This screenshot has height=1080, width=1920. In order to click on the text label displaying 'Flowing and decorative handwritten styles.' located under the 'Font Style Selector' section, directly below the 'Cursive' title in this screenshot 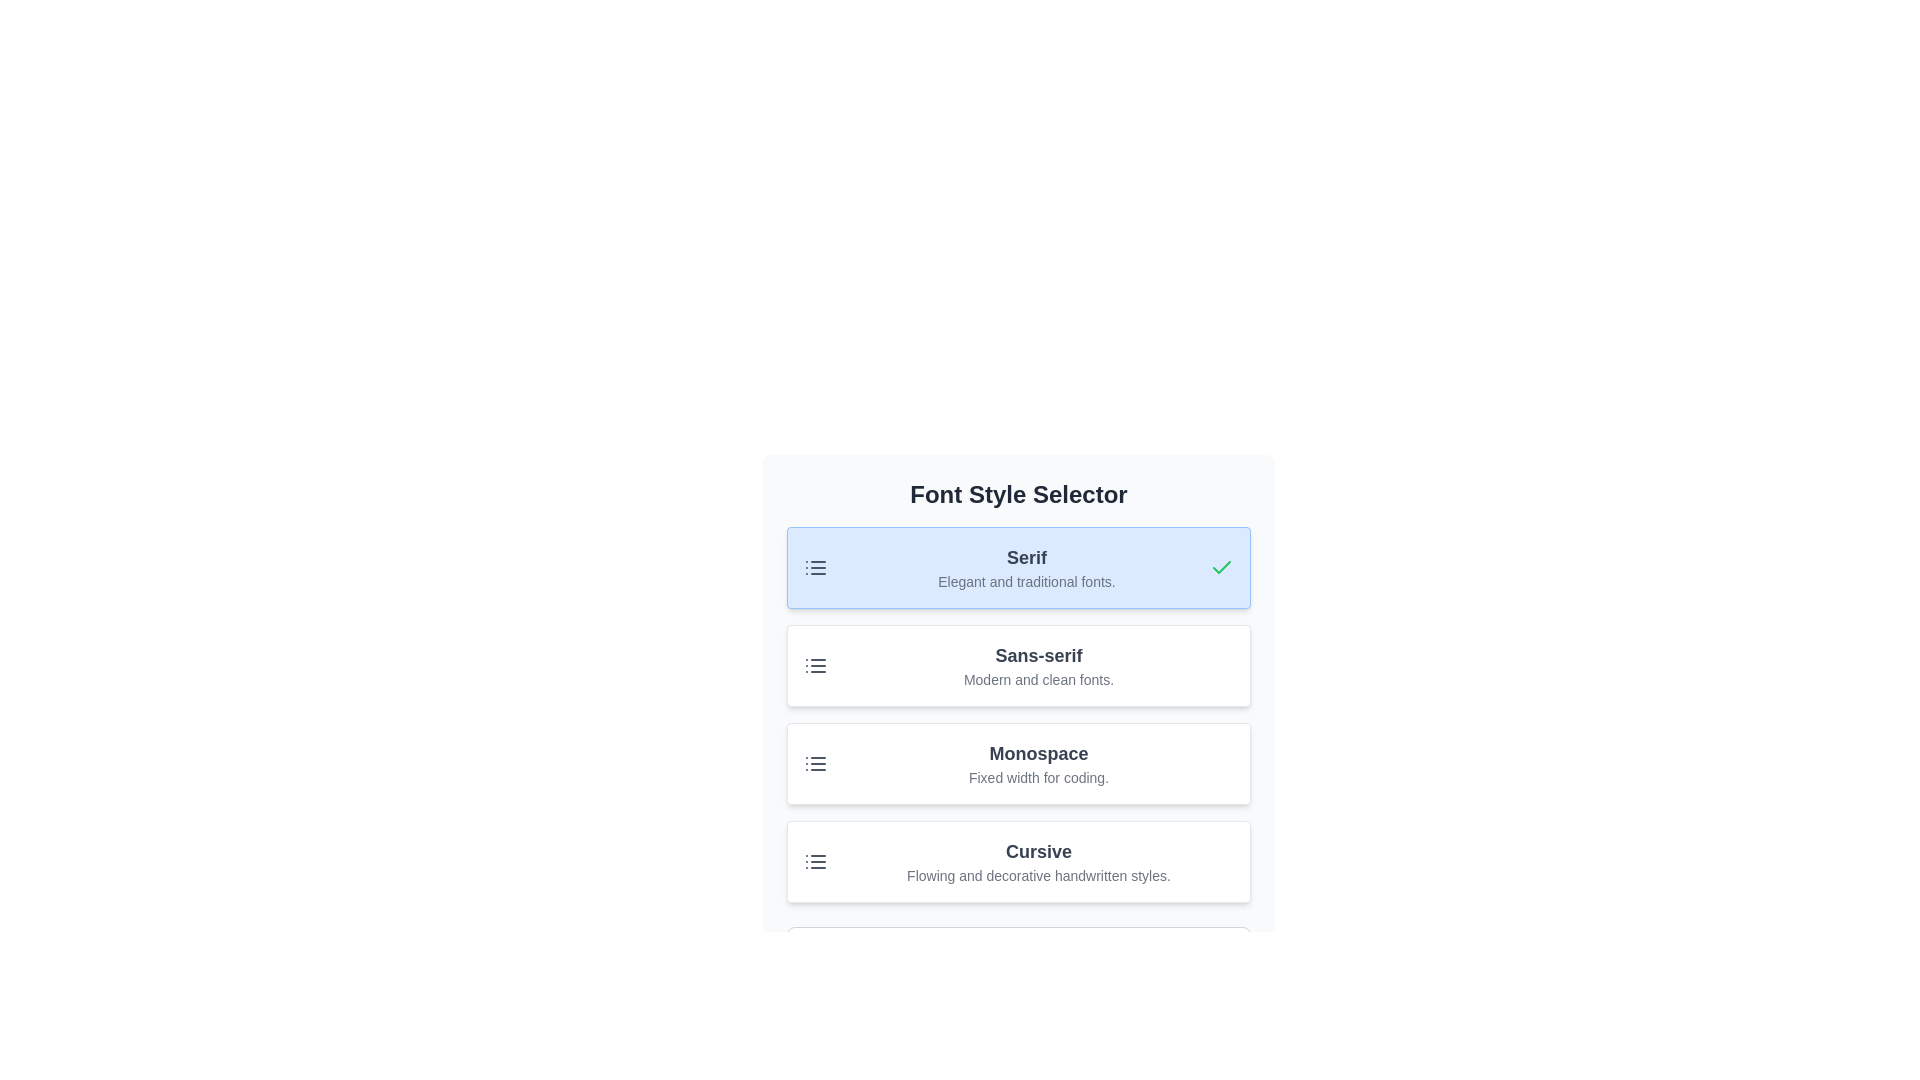, I will do `click(1038, 874)`.